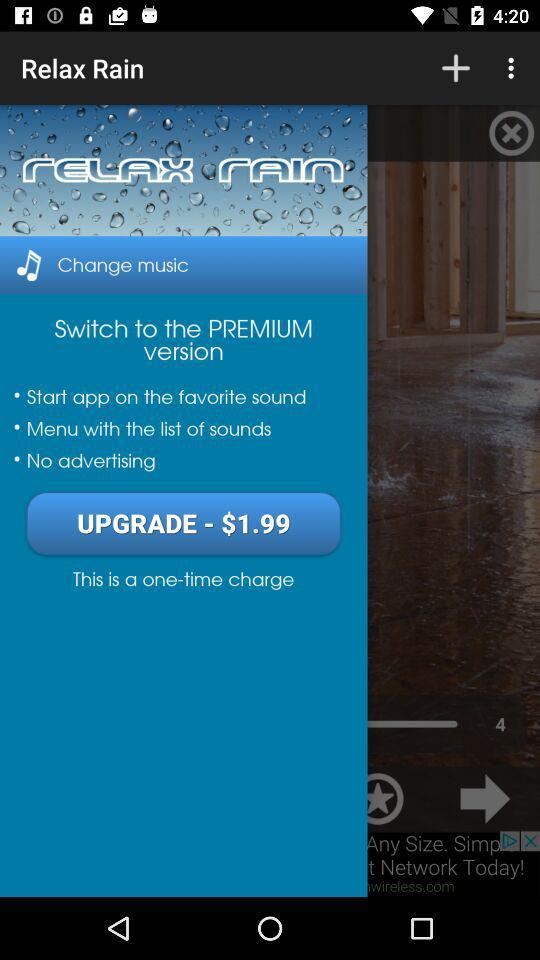  Describe the element at coordinates (514, 68) in the screenshot. I see `the more 3 dot symbol` at that location.